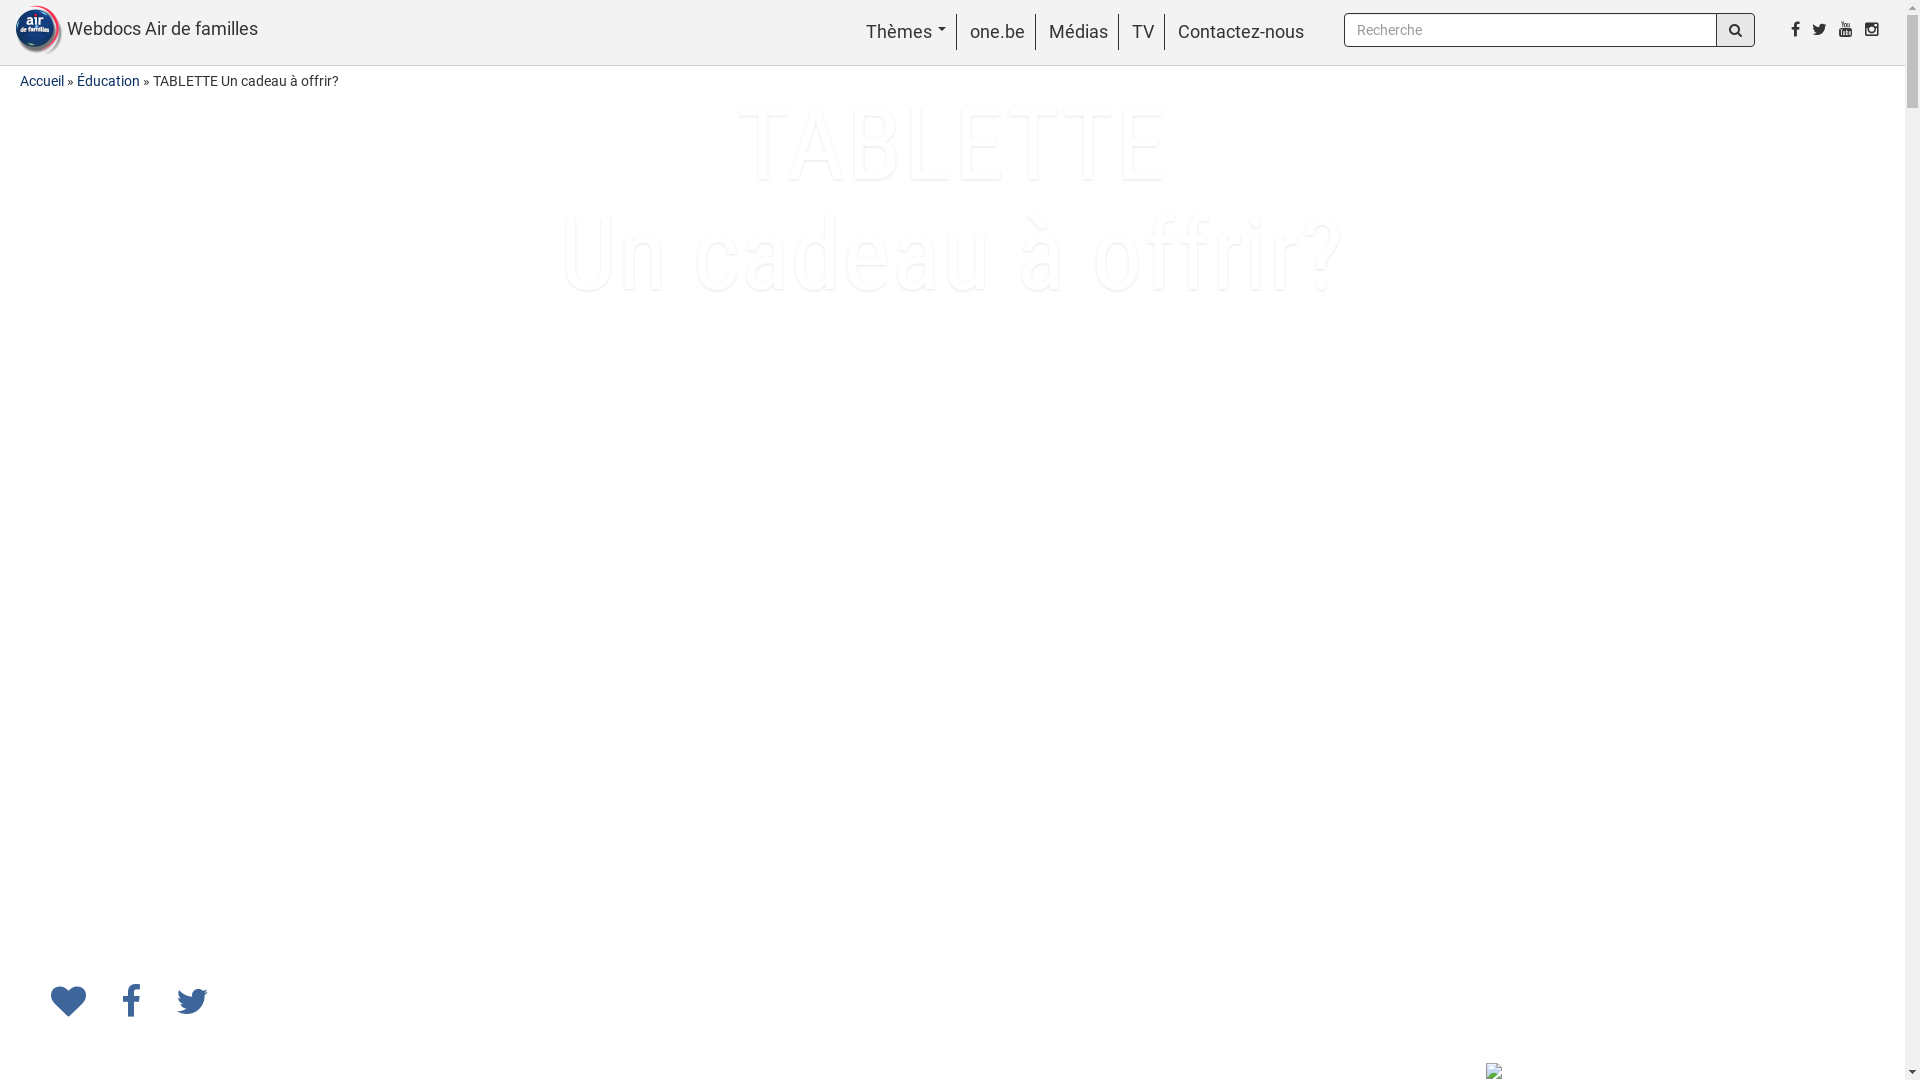 The height and width of the screenshot is (1080, 1920). What do you see at coordinates (997, 31) in the screenshot?
I see `'one.be'` at bounding box center [997, 31].